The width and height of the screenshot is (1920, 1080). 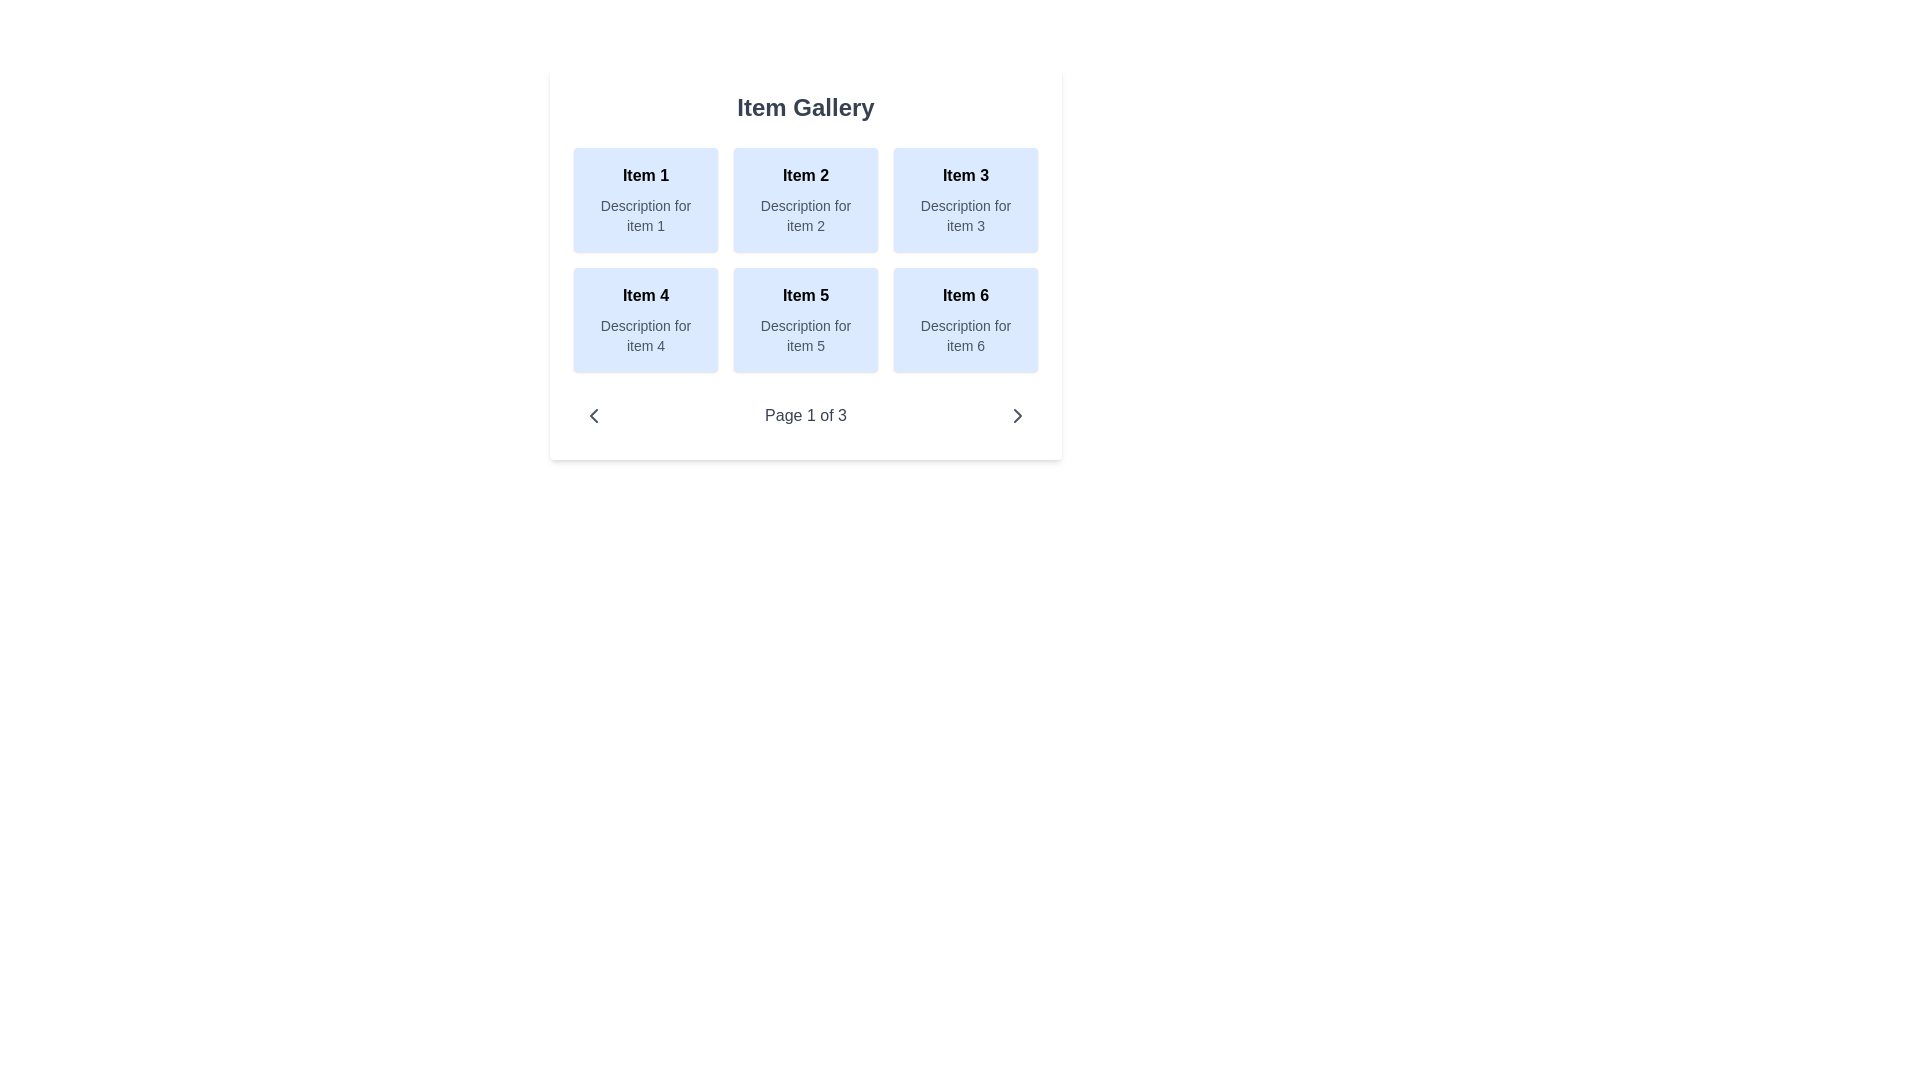 I want to click on the left-facing chevron navigation button, so click(x=593, y=415).